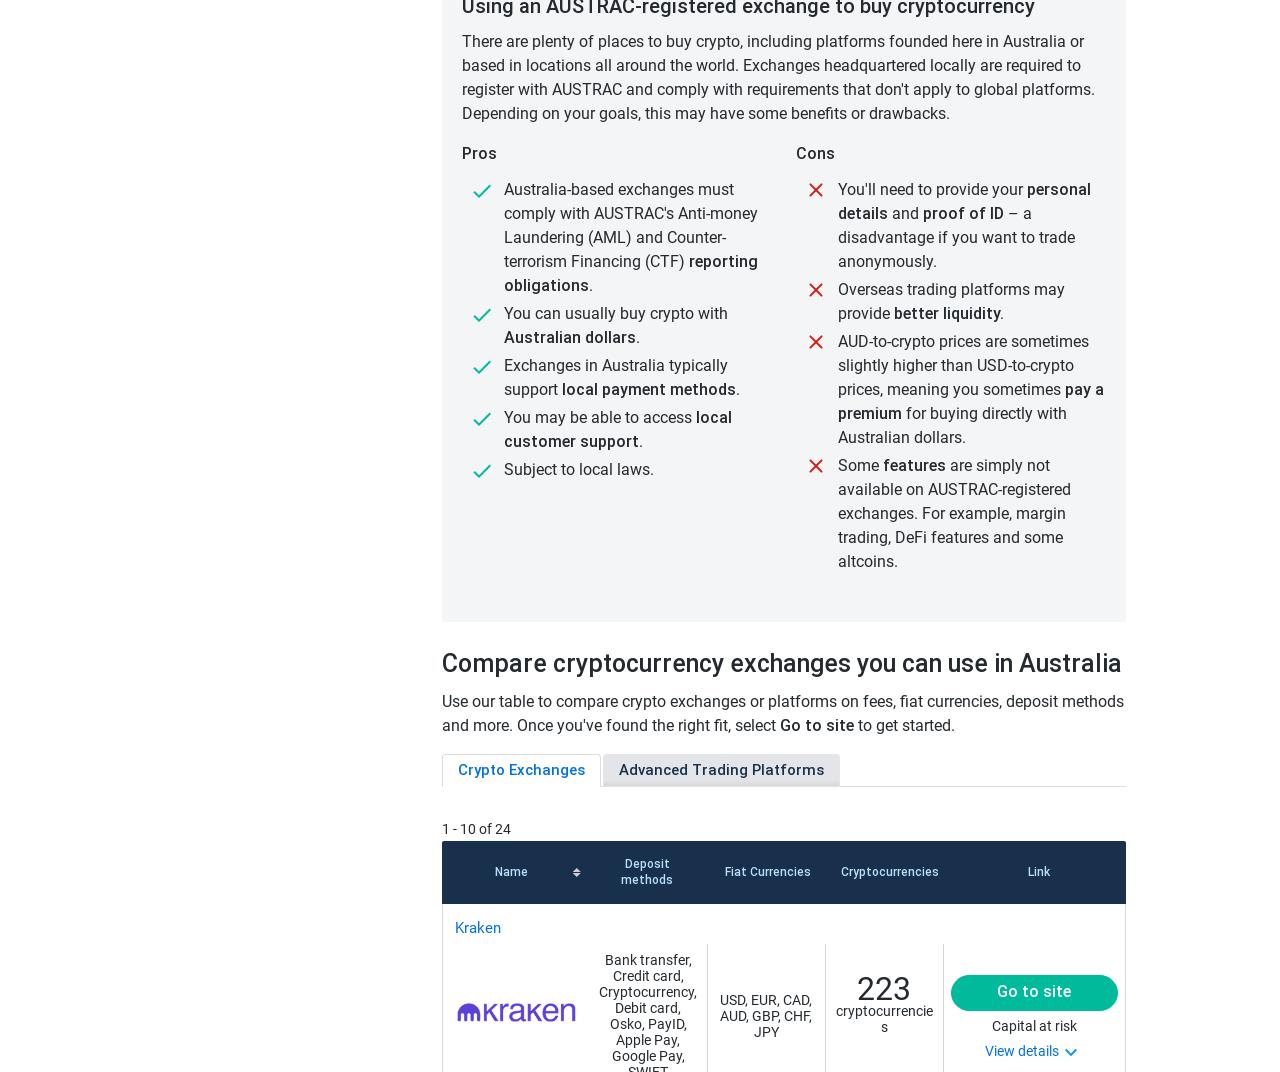 This screenshot has height=1072, width=1280. I want to click on 'Subject to local laws.', so click(577, 468).